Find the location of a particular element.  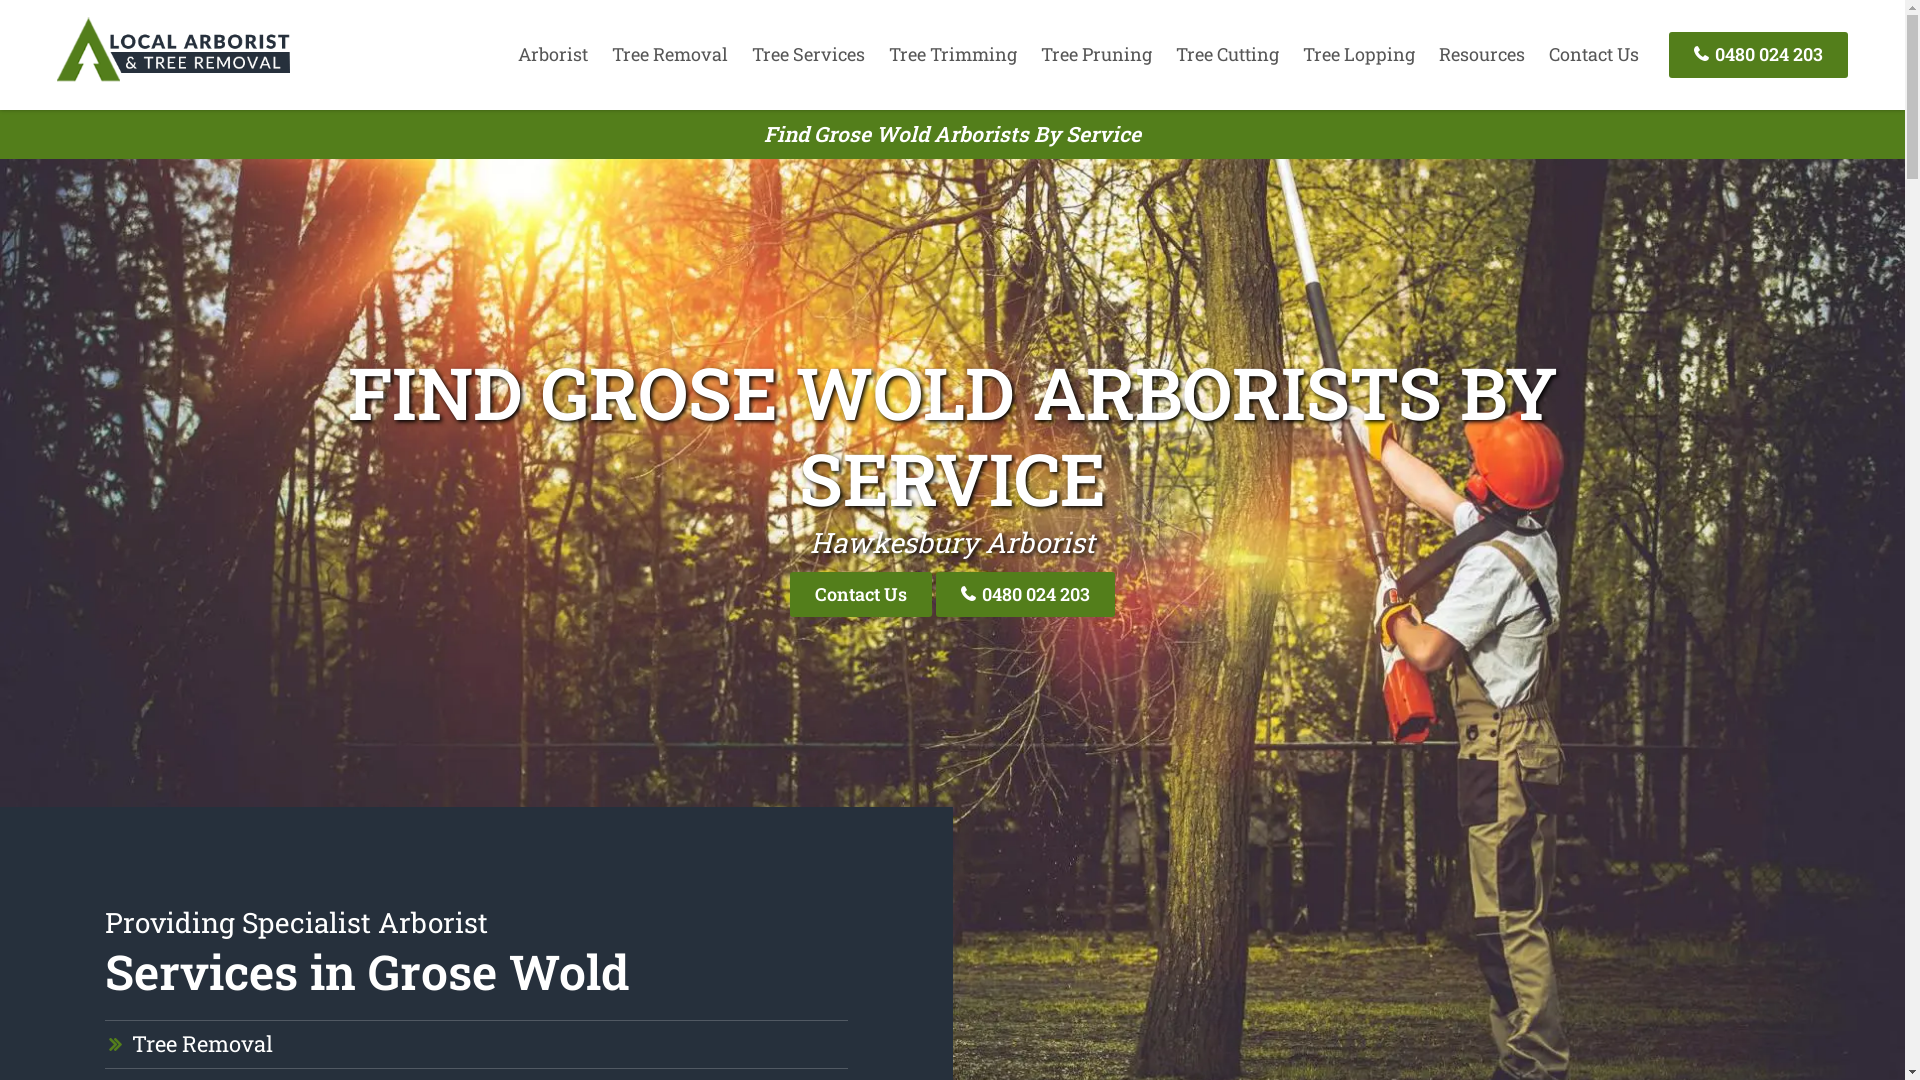

'Local Arborists & Tree Removal' is located at coordinates (57, 79).